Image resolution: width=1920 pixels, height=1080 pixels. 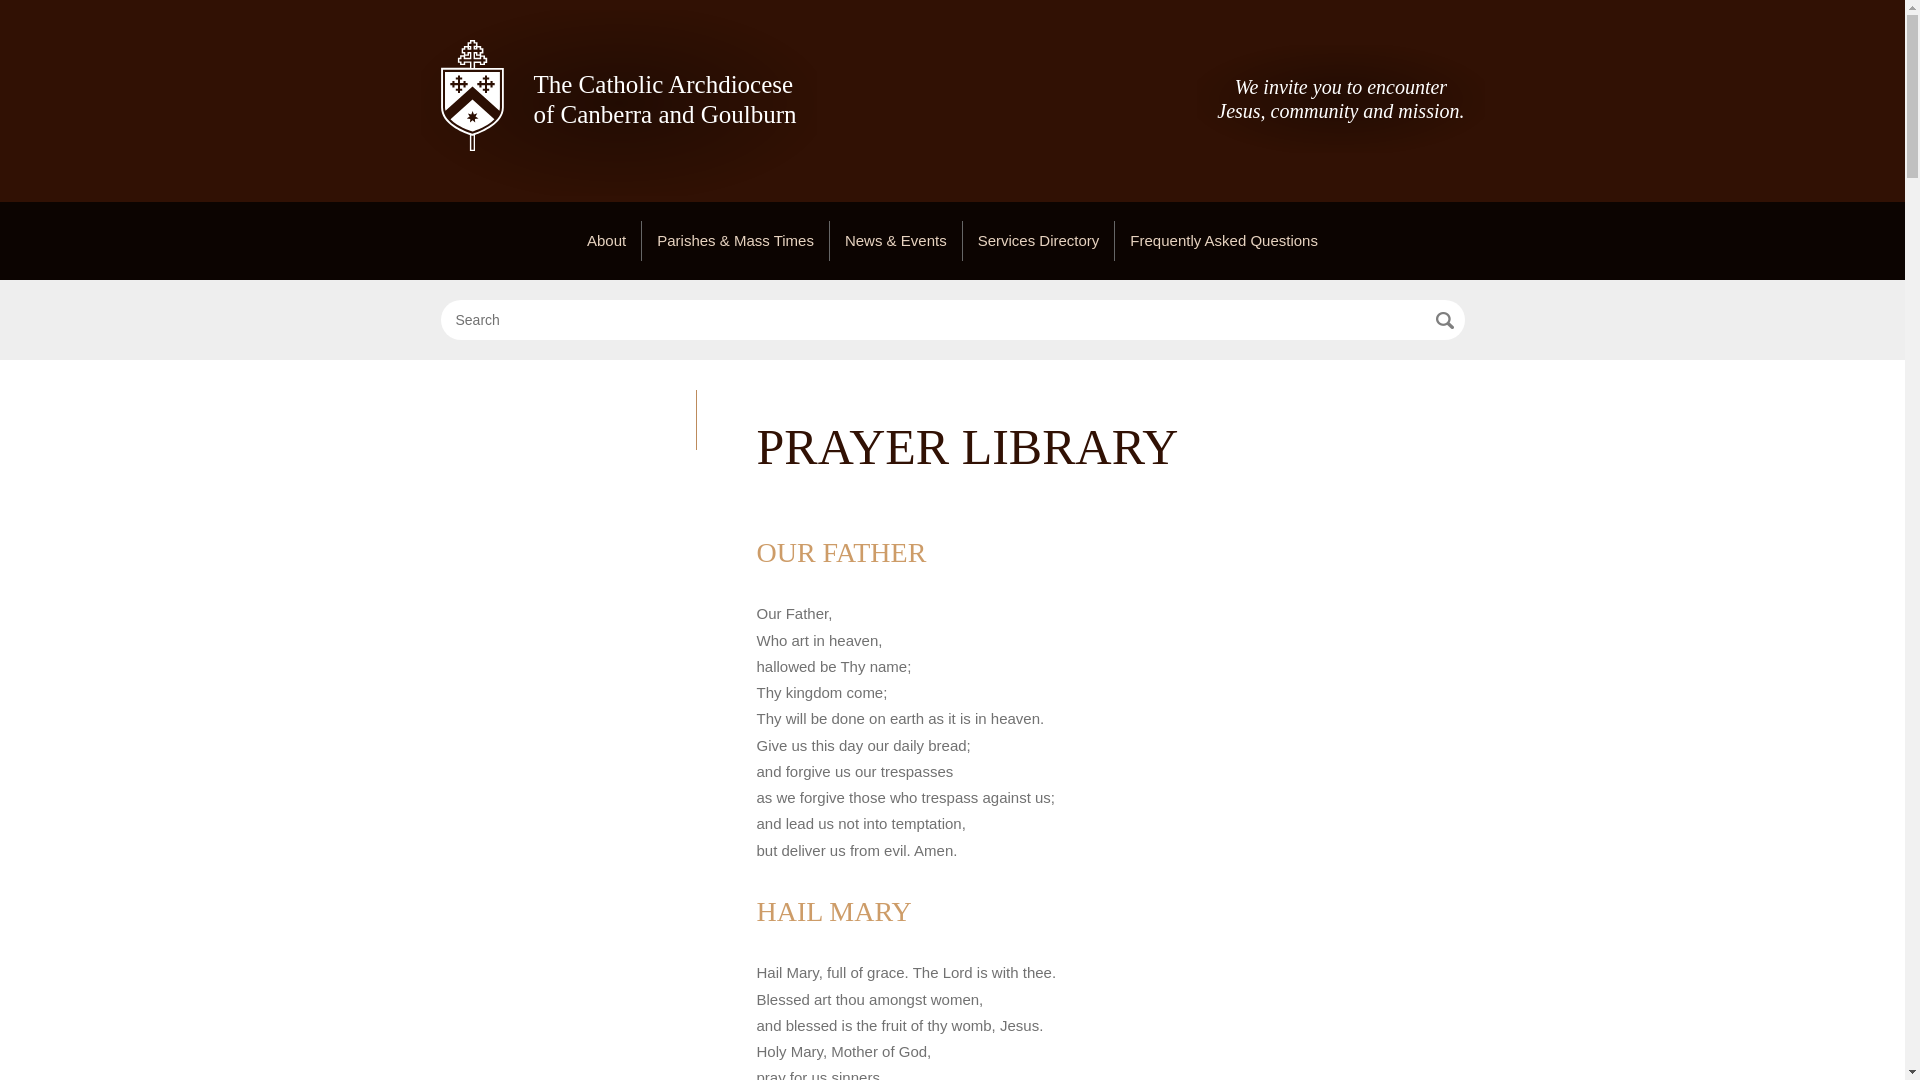 I want to click on ' The Catholic Archdiocese, so click(x=617, y=103).